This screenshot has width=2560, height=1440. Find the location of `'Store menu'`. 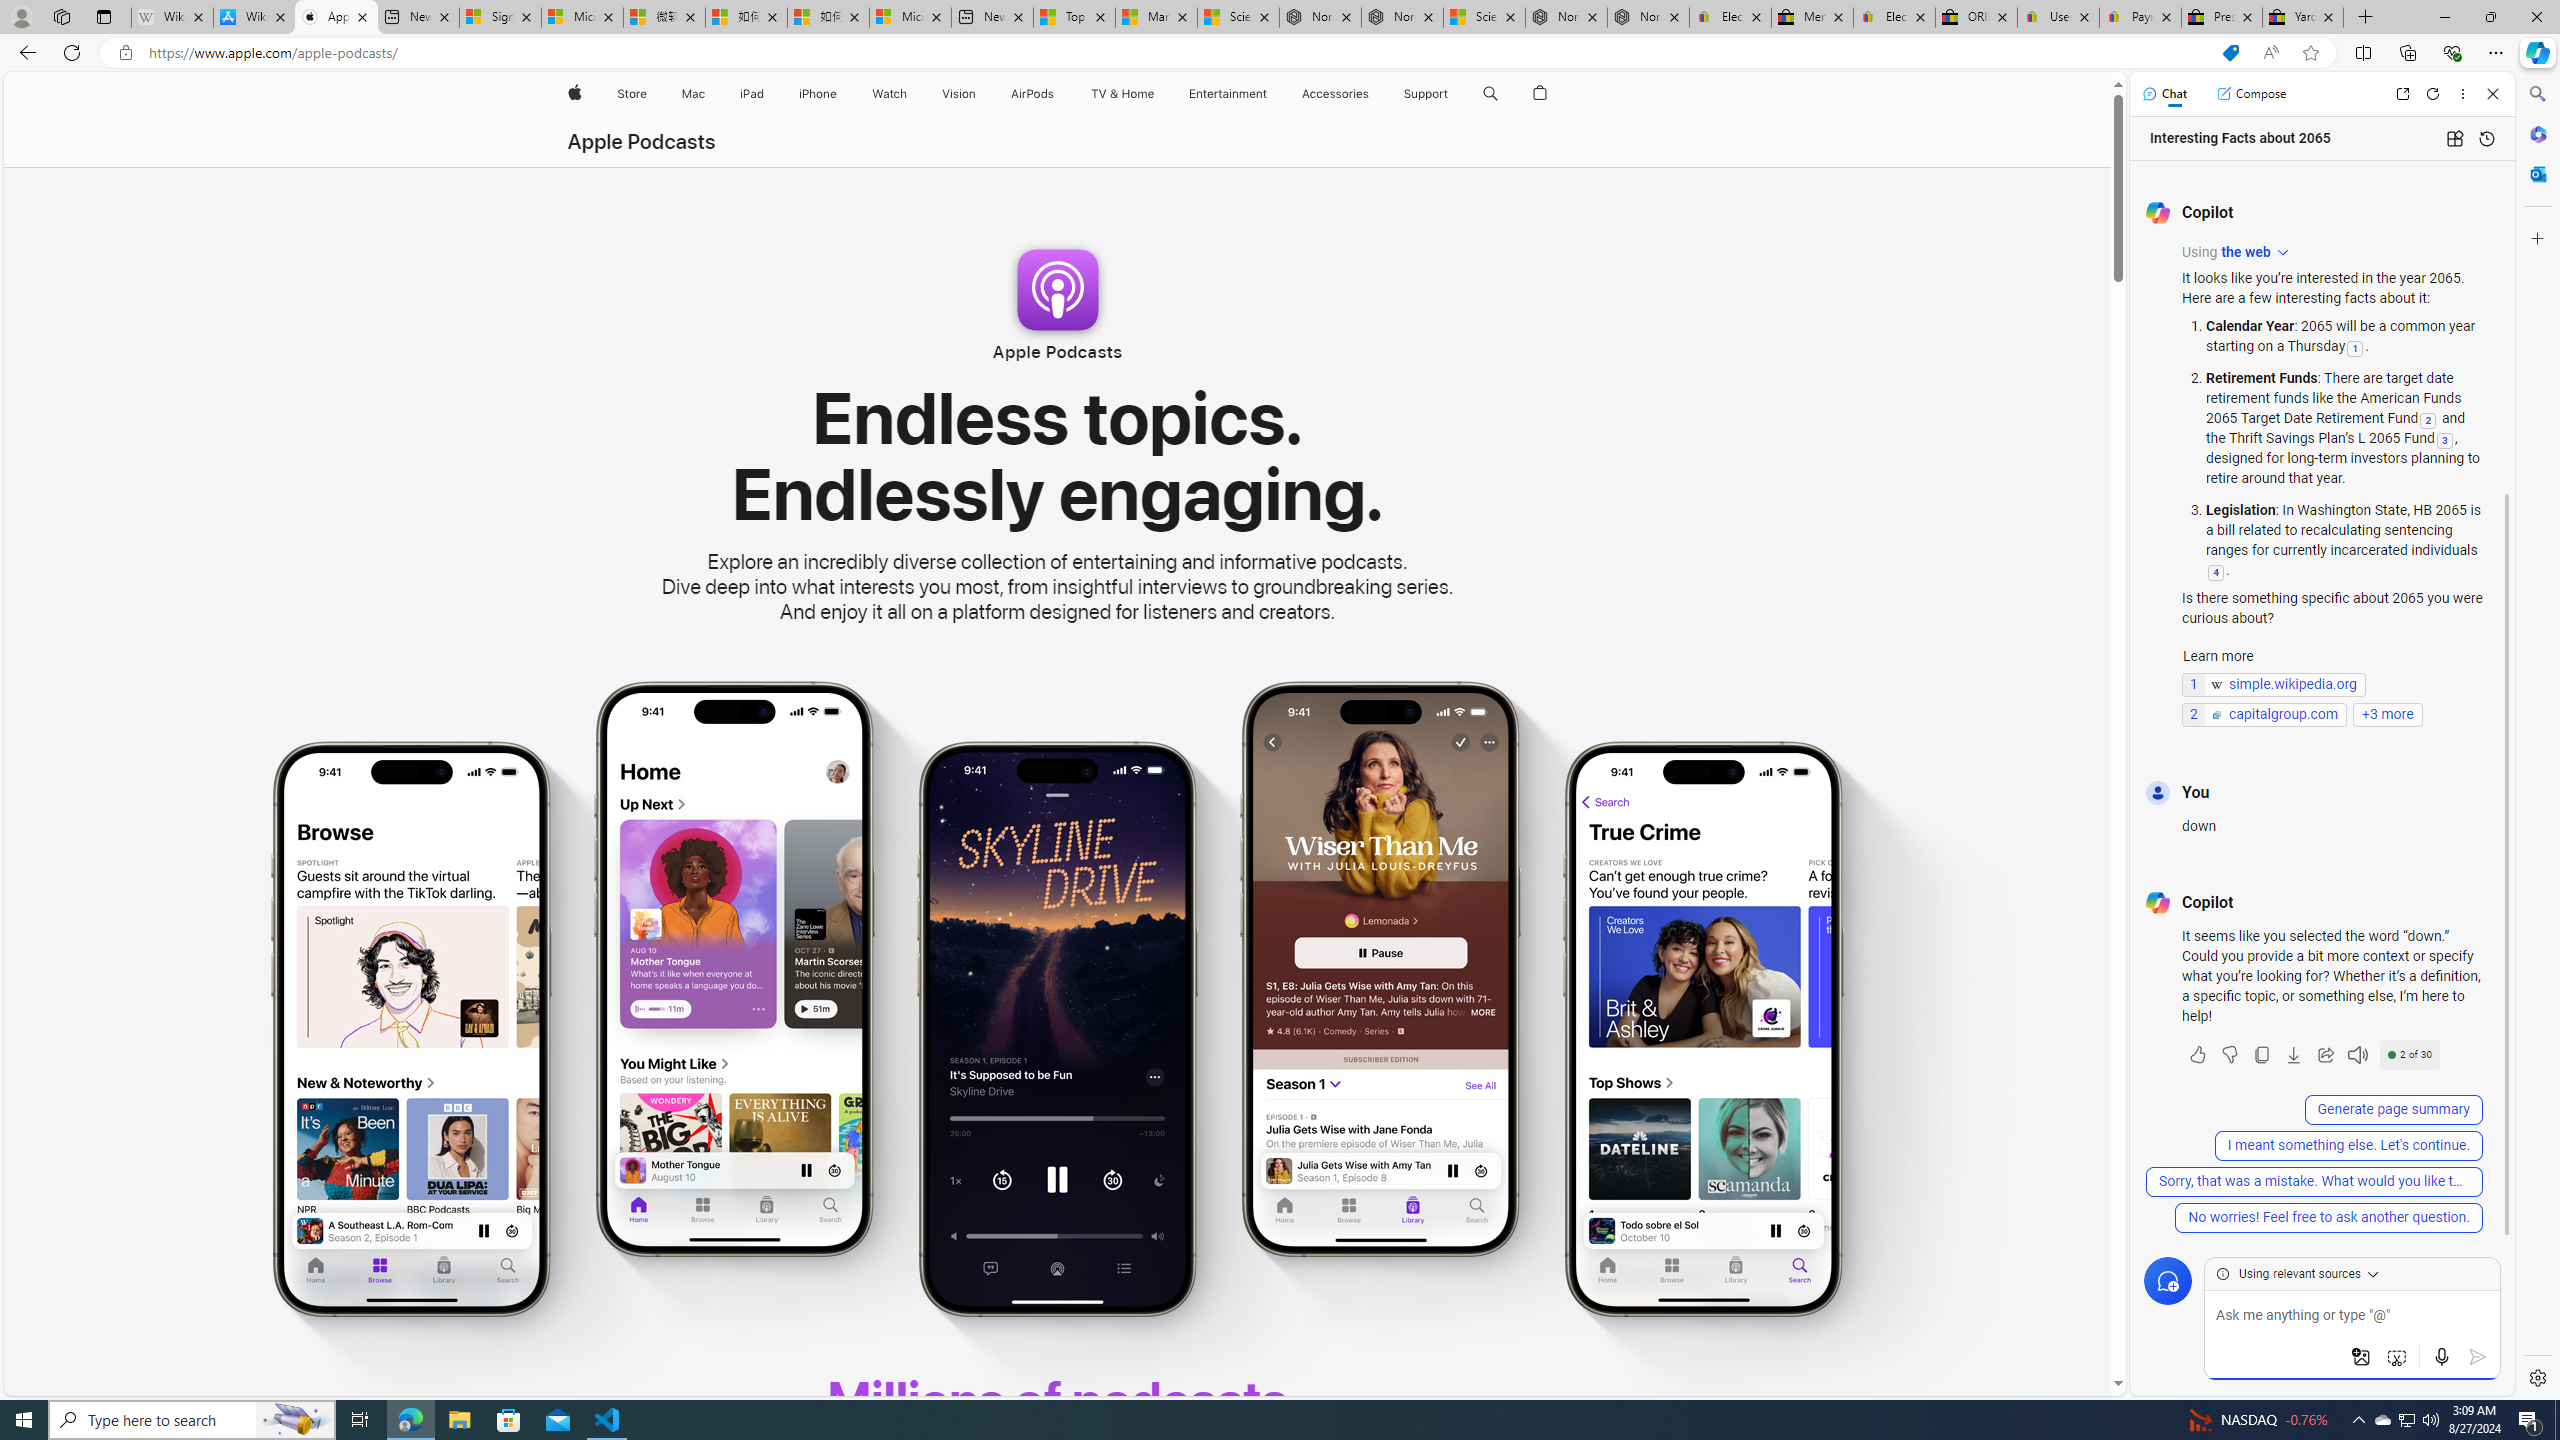

'Store menu' is located at coordinates (651, 93).